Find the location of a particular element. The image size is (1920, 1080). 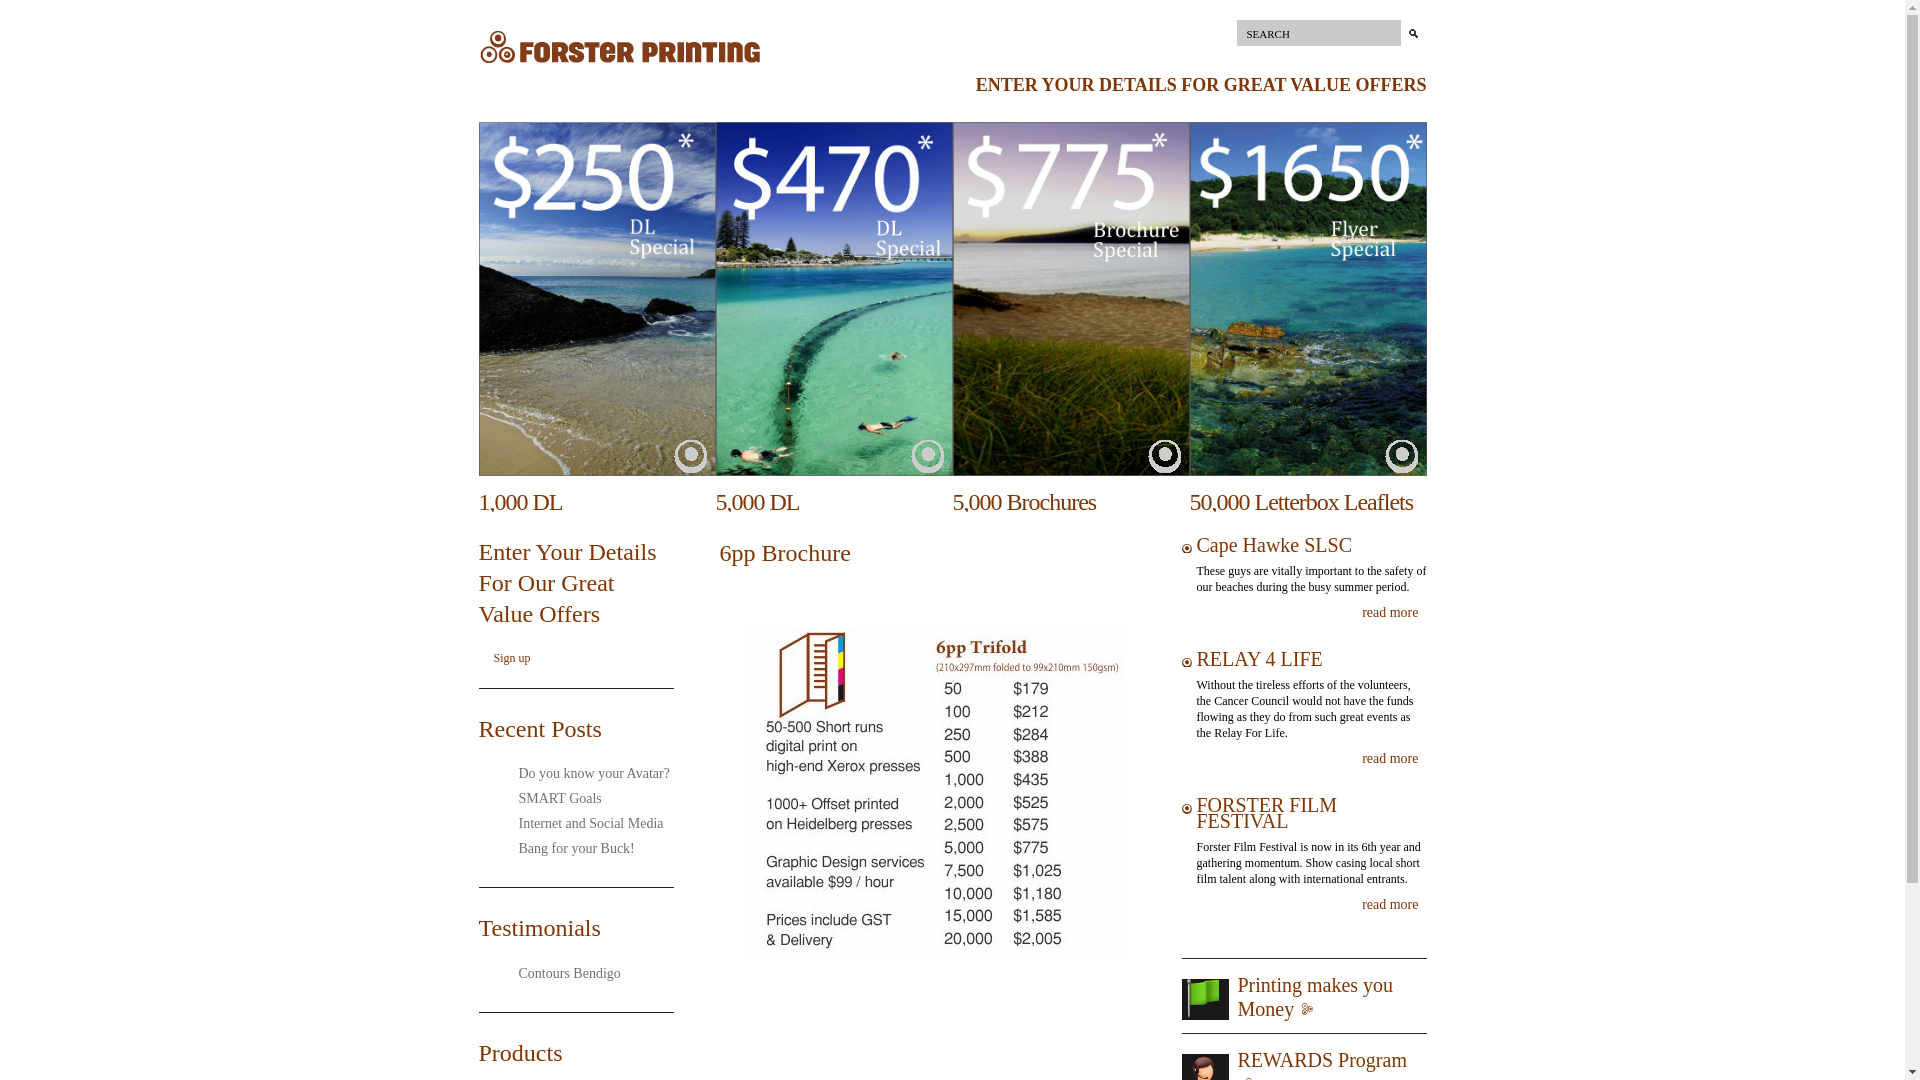

'Do you know your Avatar?' is located at coordinates (585, 772).